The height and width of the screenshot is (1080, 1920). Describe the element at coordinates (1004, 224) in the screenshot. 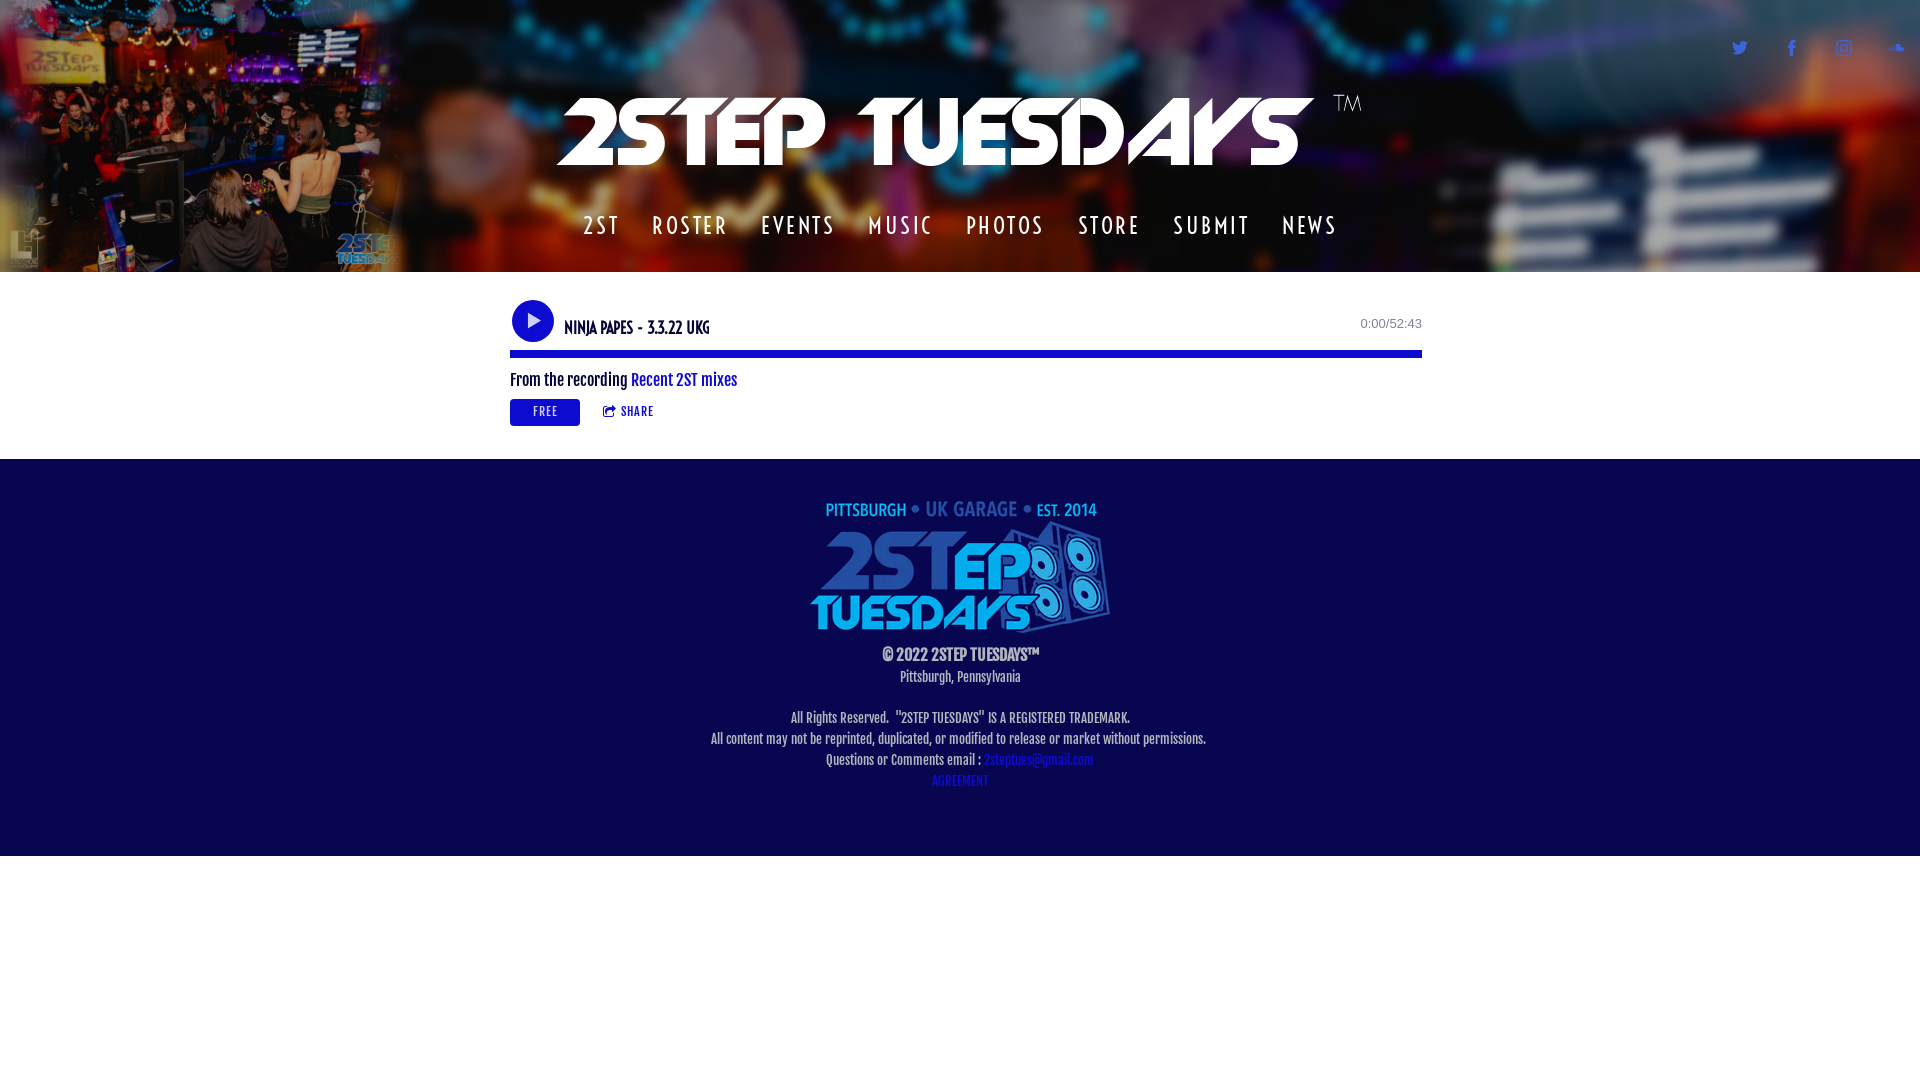

I see `'PHOTOS'` at that location.